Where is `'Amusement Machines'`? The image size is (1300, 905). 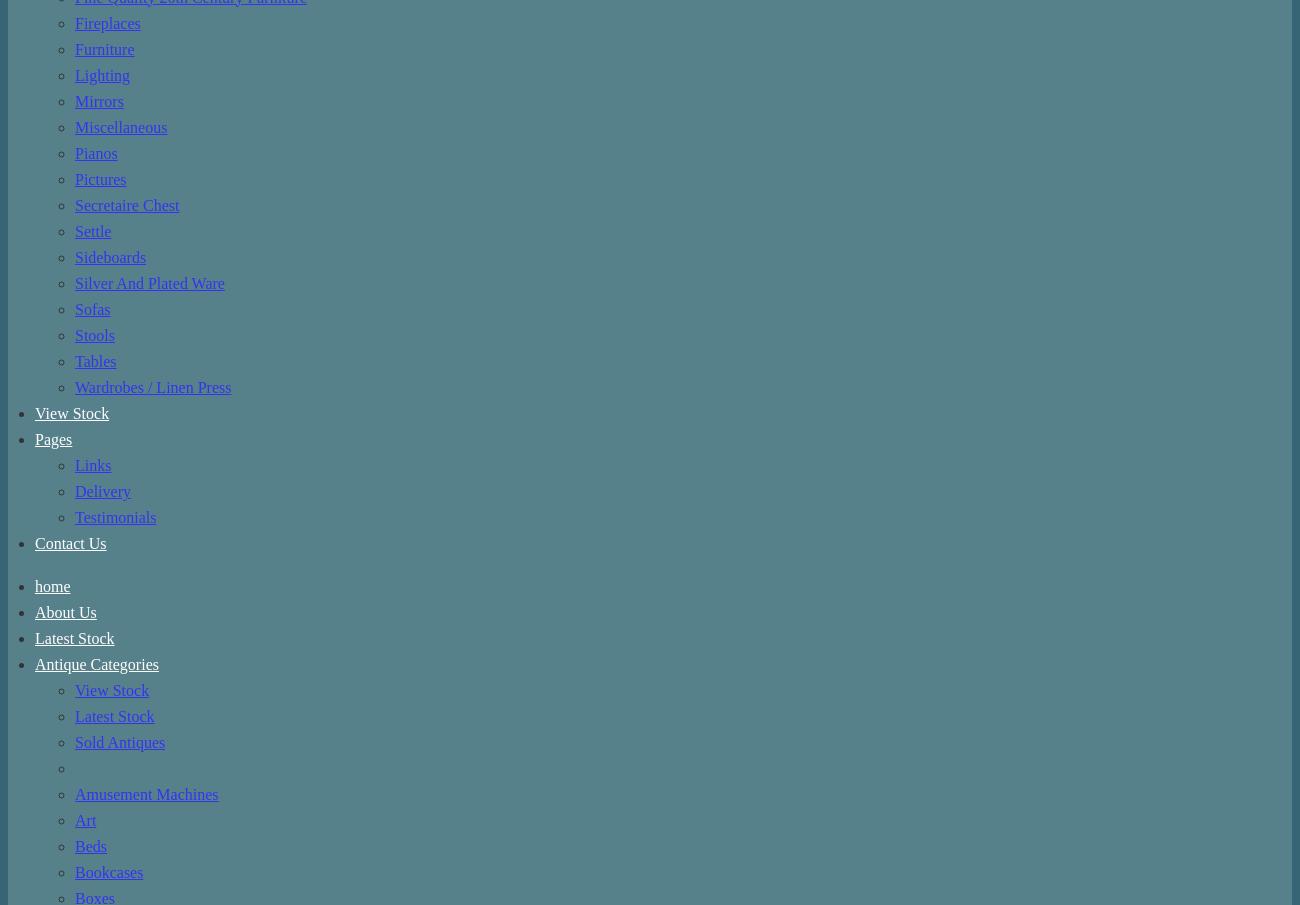
'Amusement Machines' is located at coordinates (145, 793).